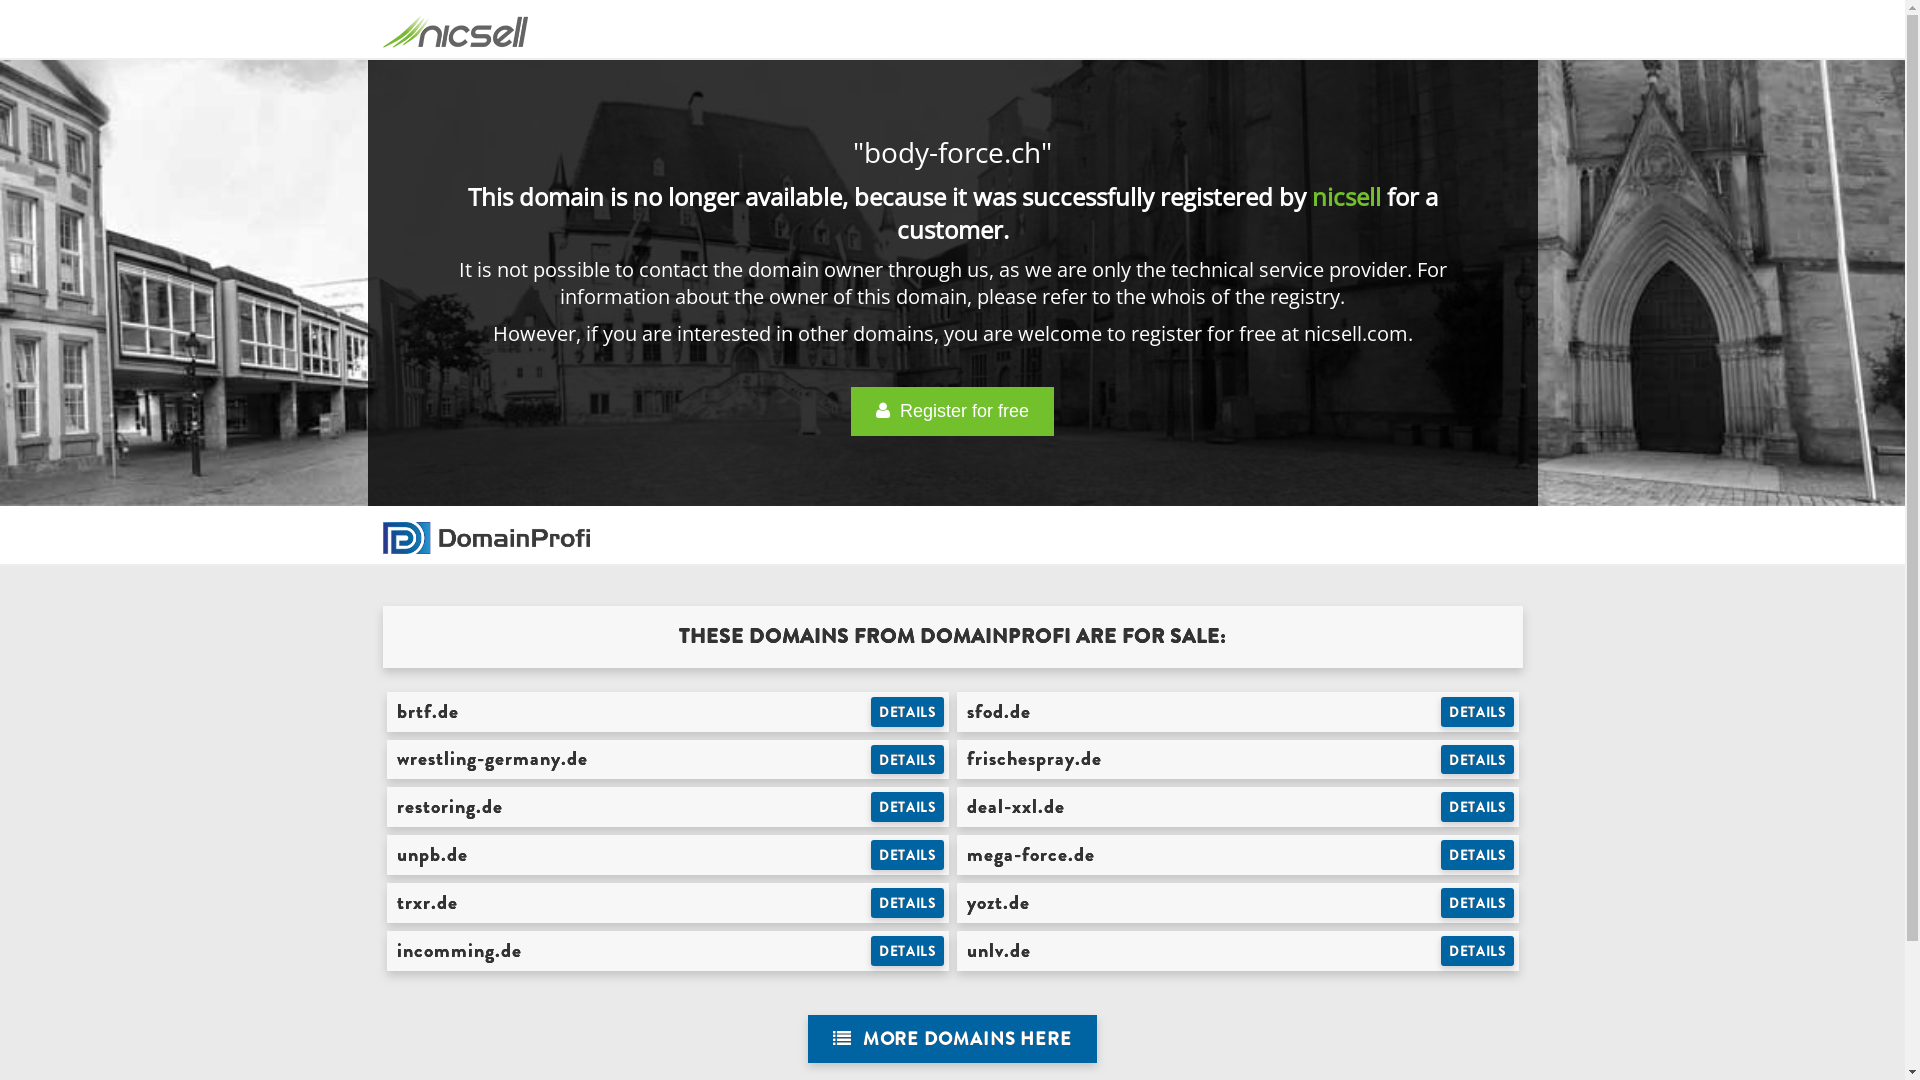  I want to click on 'DETAILS', so click(1477, 855).